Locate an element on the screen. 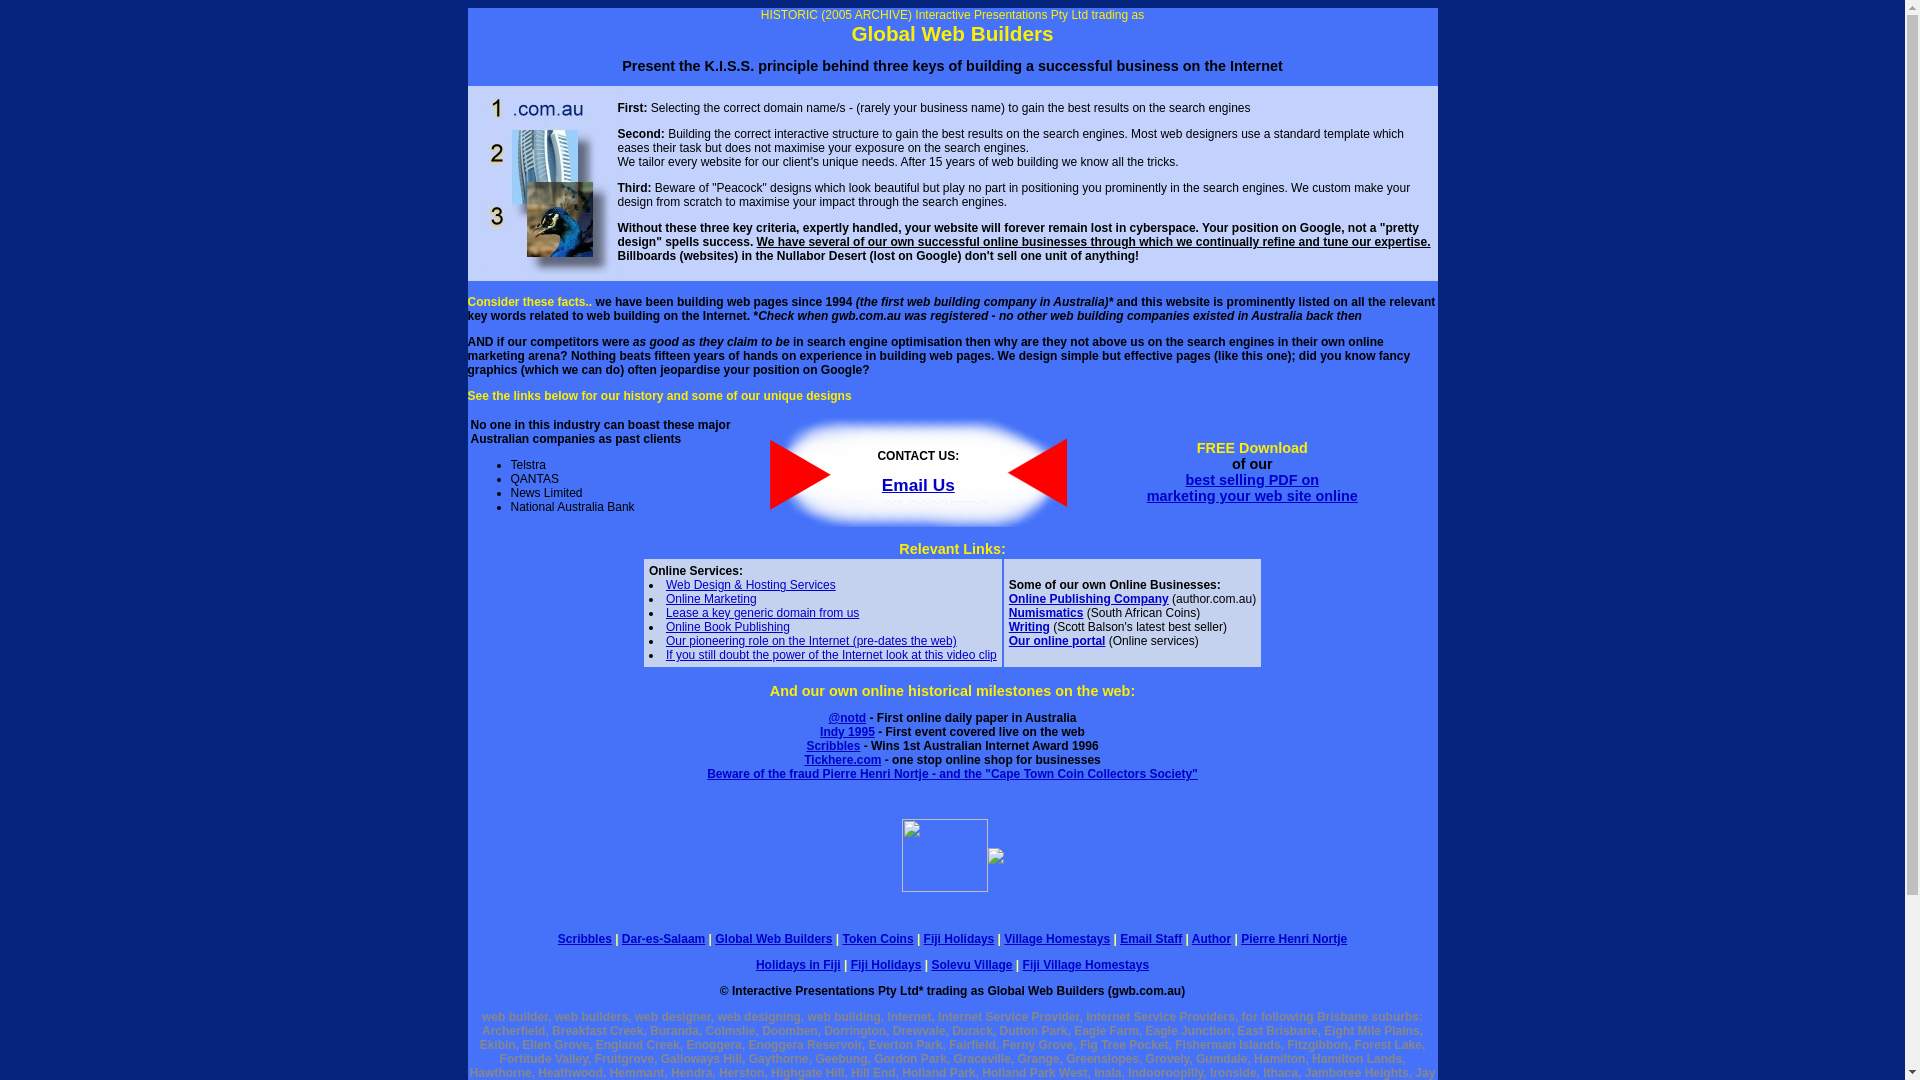 The image size is (1920, 1080). '@notd' is located at coordinates (829, 716).